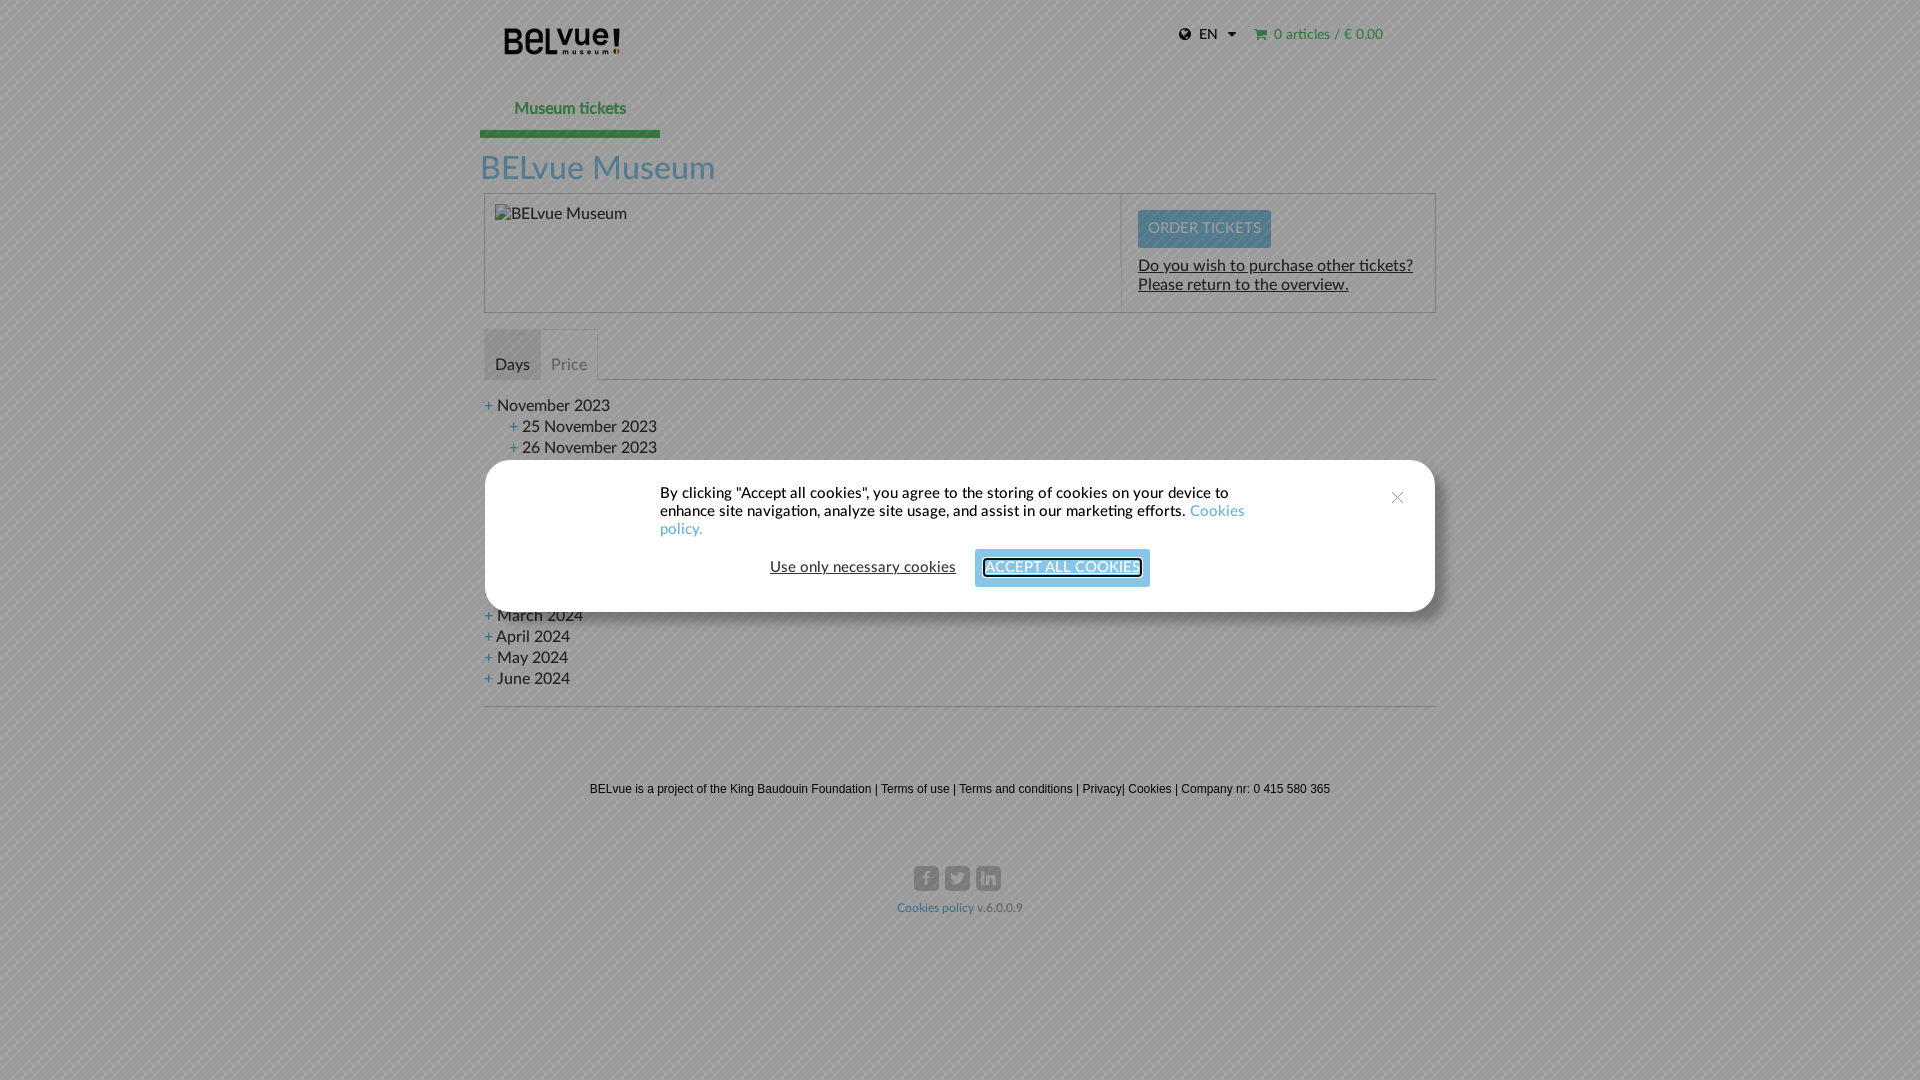 The width and height of the screenshot is (1920, 1080). Describe the element at coordinates (547, 593) in the screenshot. I see `'February 2024'` at that location.